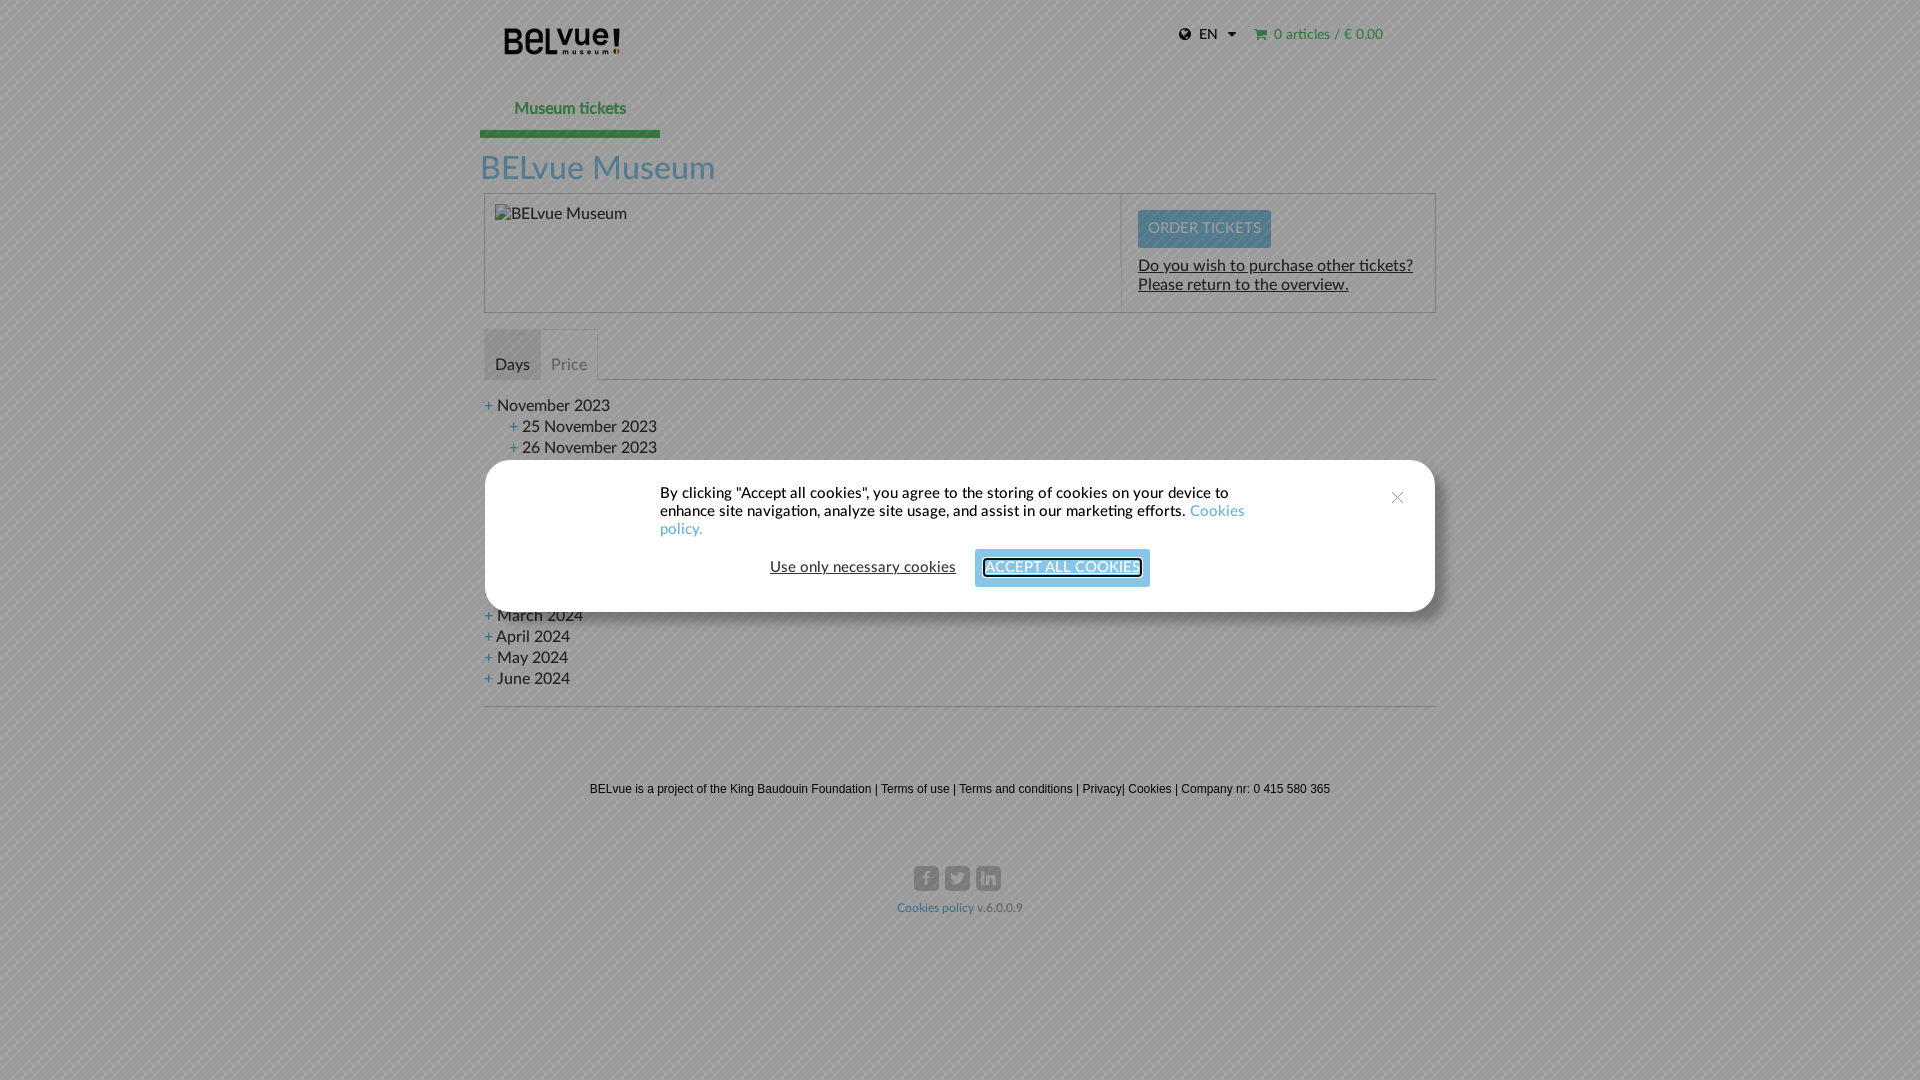 The width and height of the screenshot is (1920, 1080). Describe the element at coordinates (547, 593) in the screenshot. I see `'February 2024'` at that location.